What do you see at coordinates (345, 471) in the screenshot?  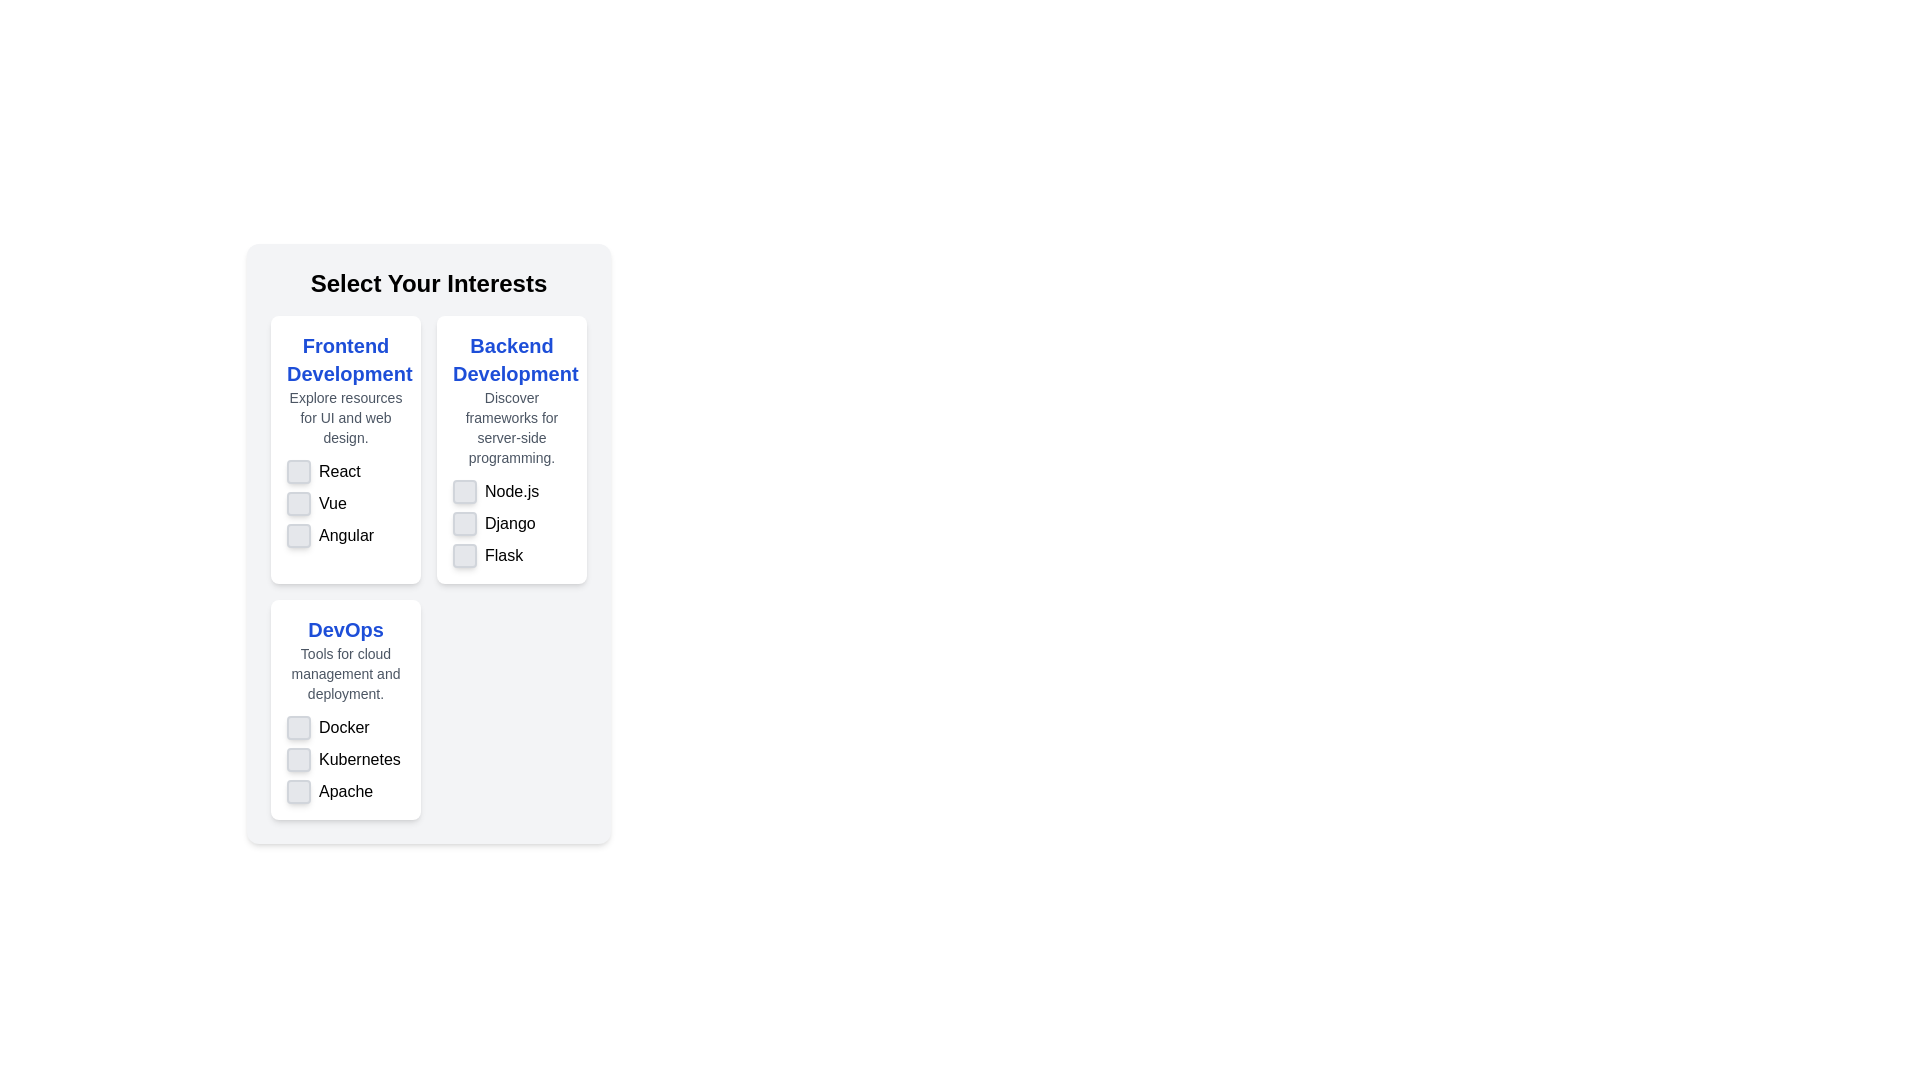 I see `the checkbox labeled 'React'` at bounding box center [345, 471].